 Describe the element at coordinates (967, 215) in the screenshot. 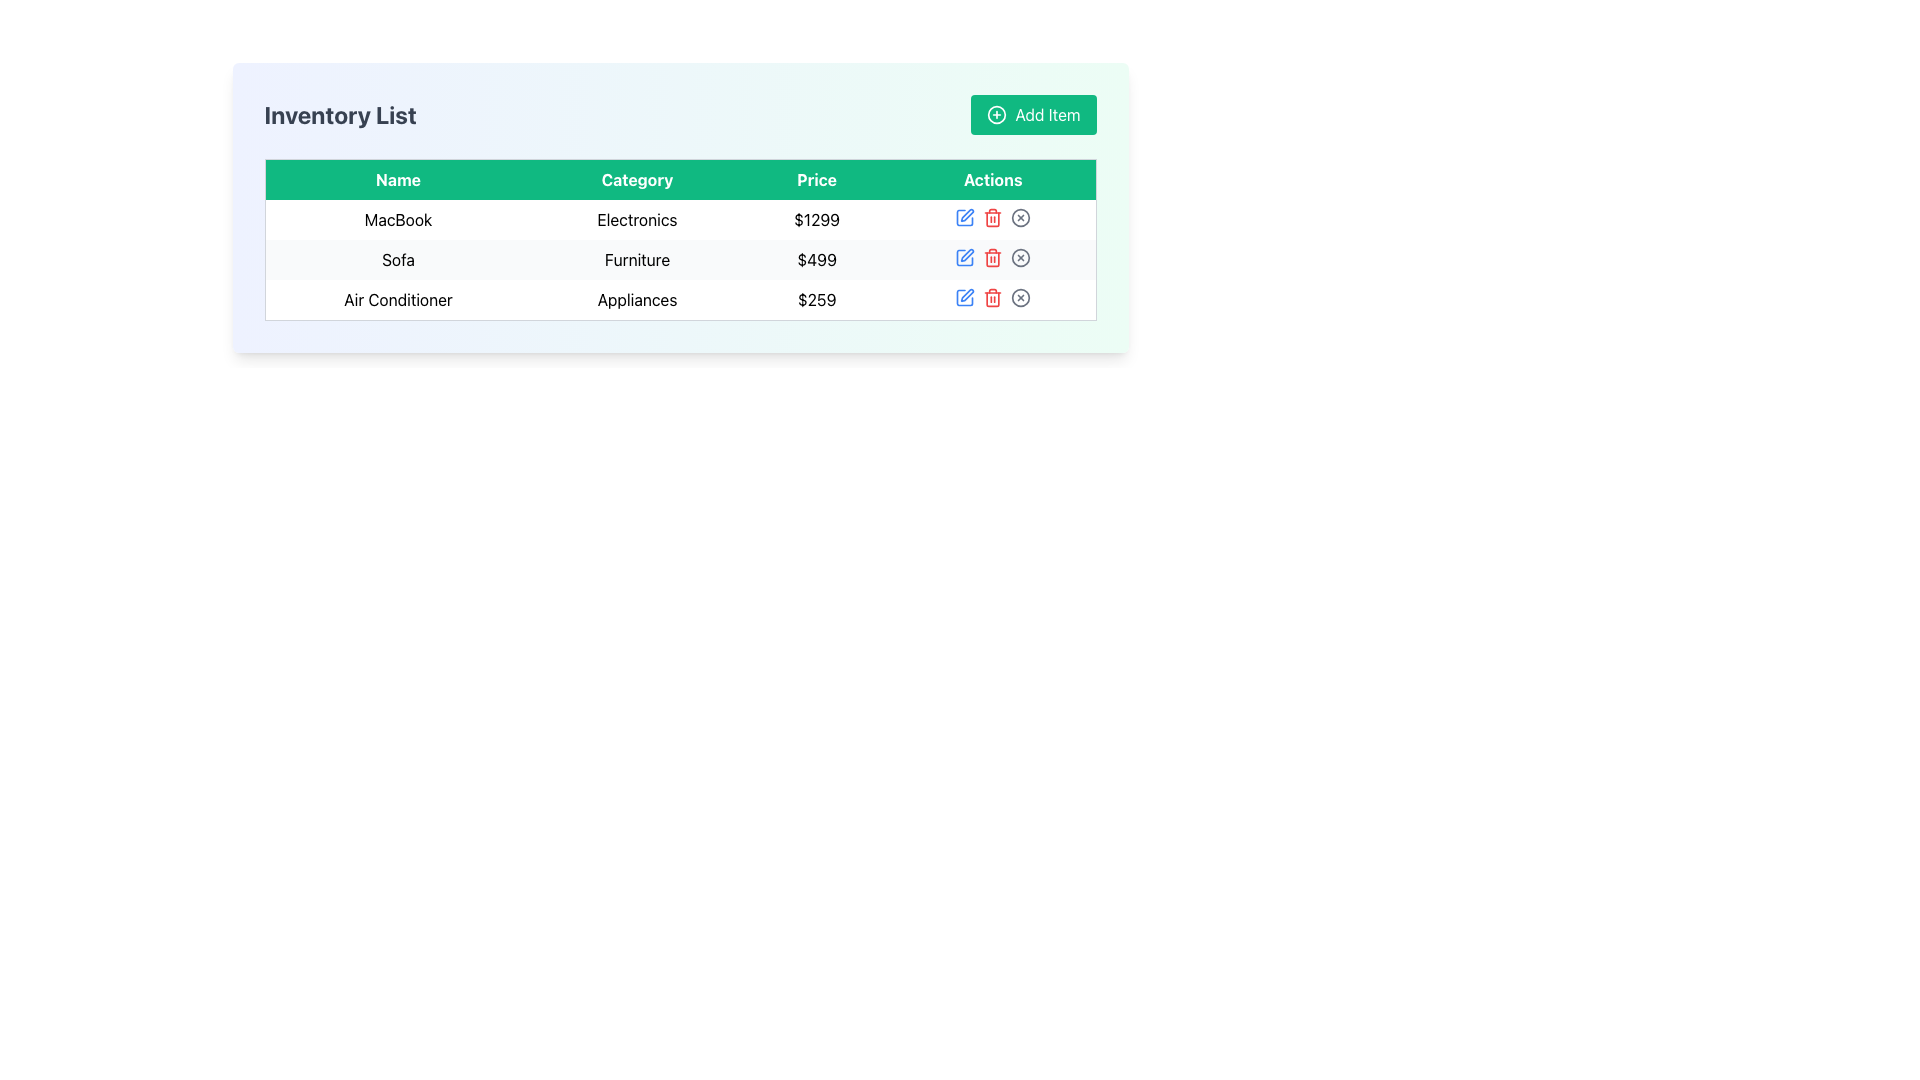

I see `the pencil icon in the 'Actions' column of the inventory list` at that location.